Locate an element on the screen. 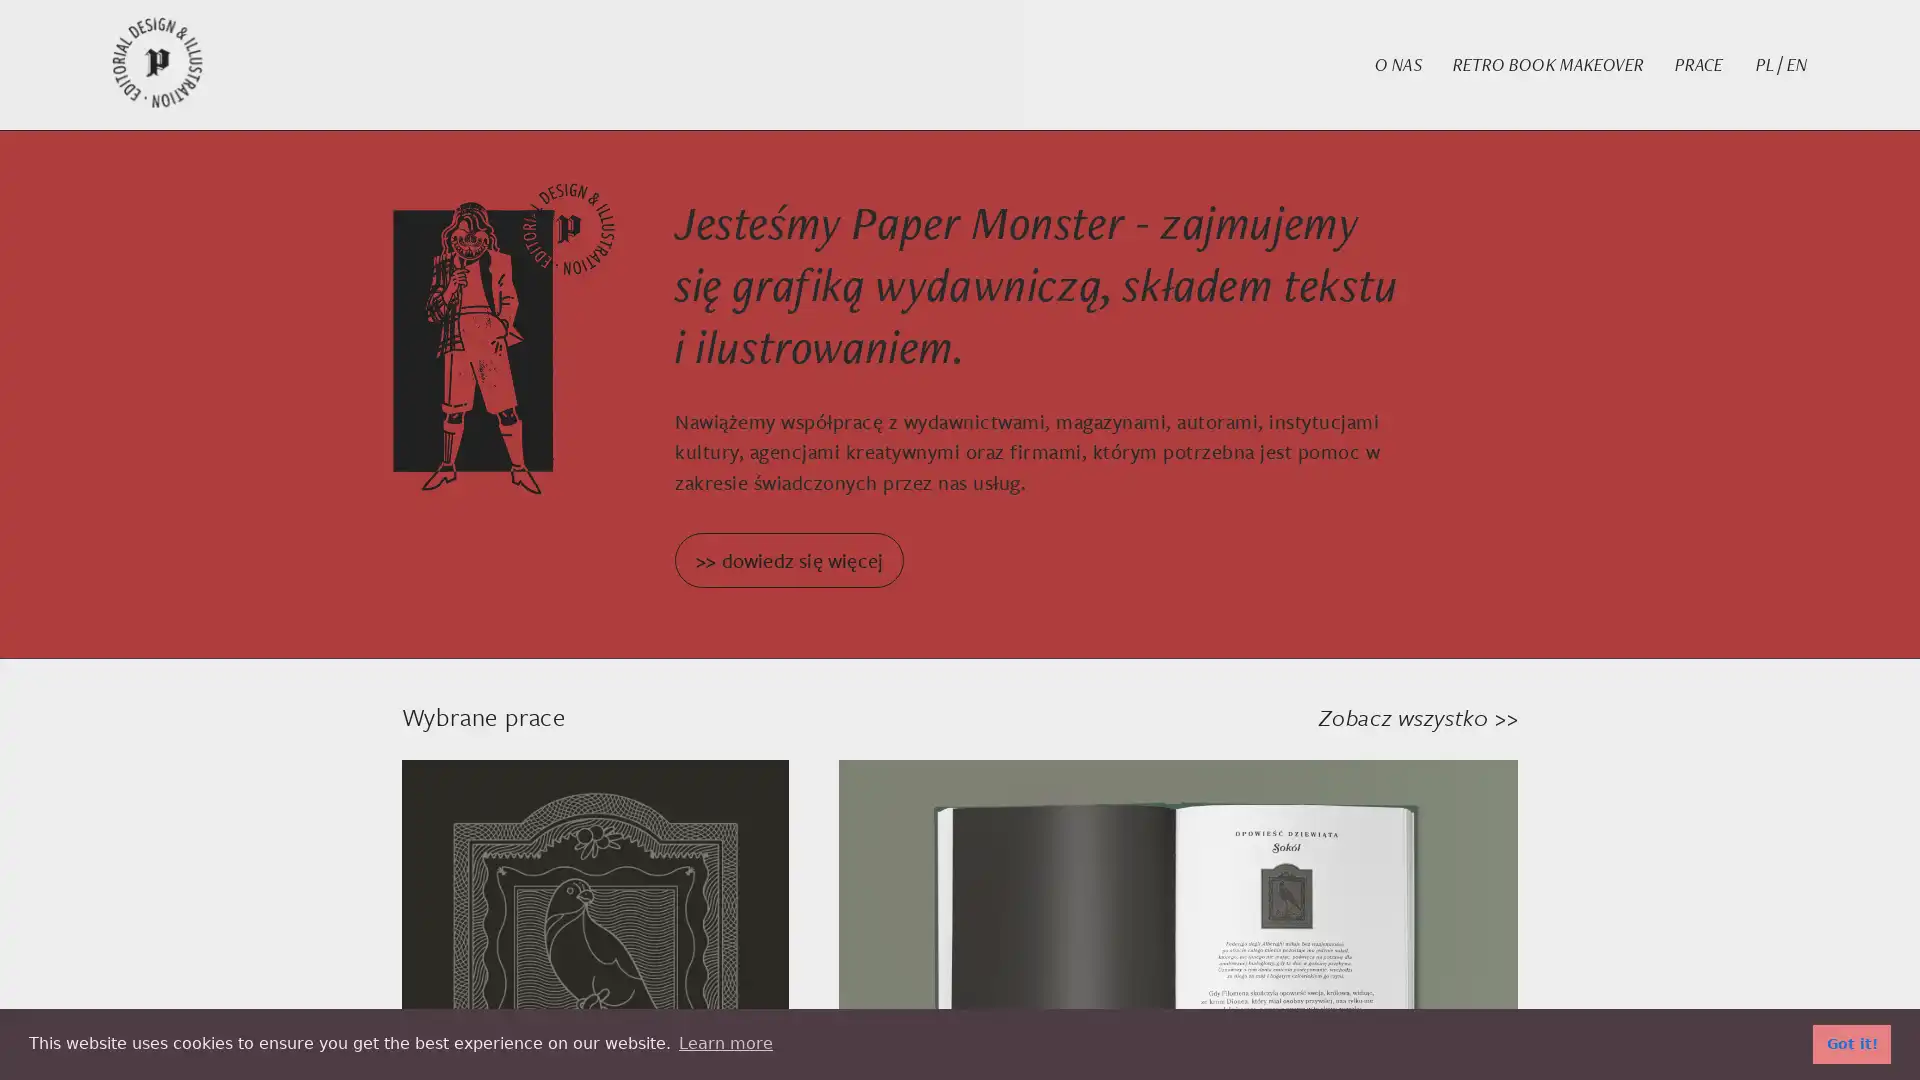 The width and height of the screenshot is (1920, 1080). learn more about cookies is located at coordinates (724, 1043).